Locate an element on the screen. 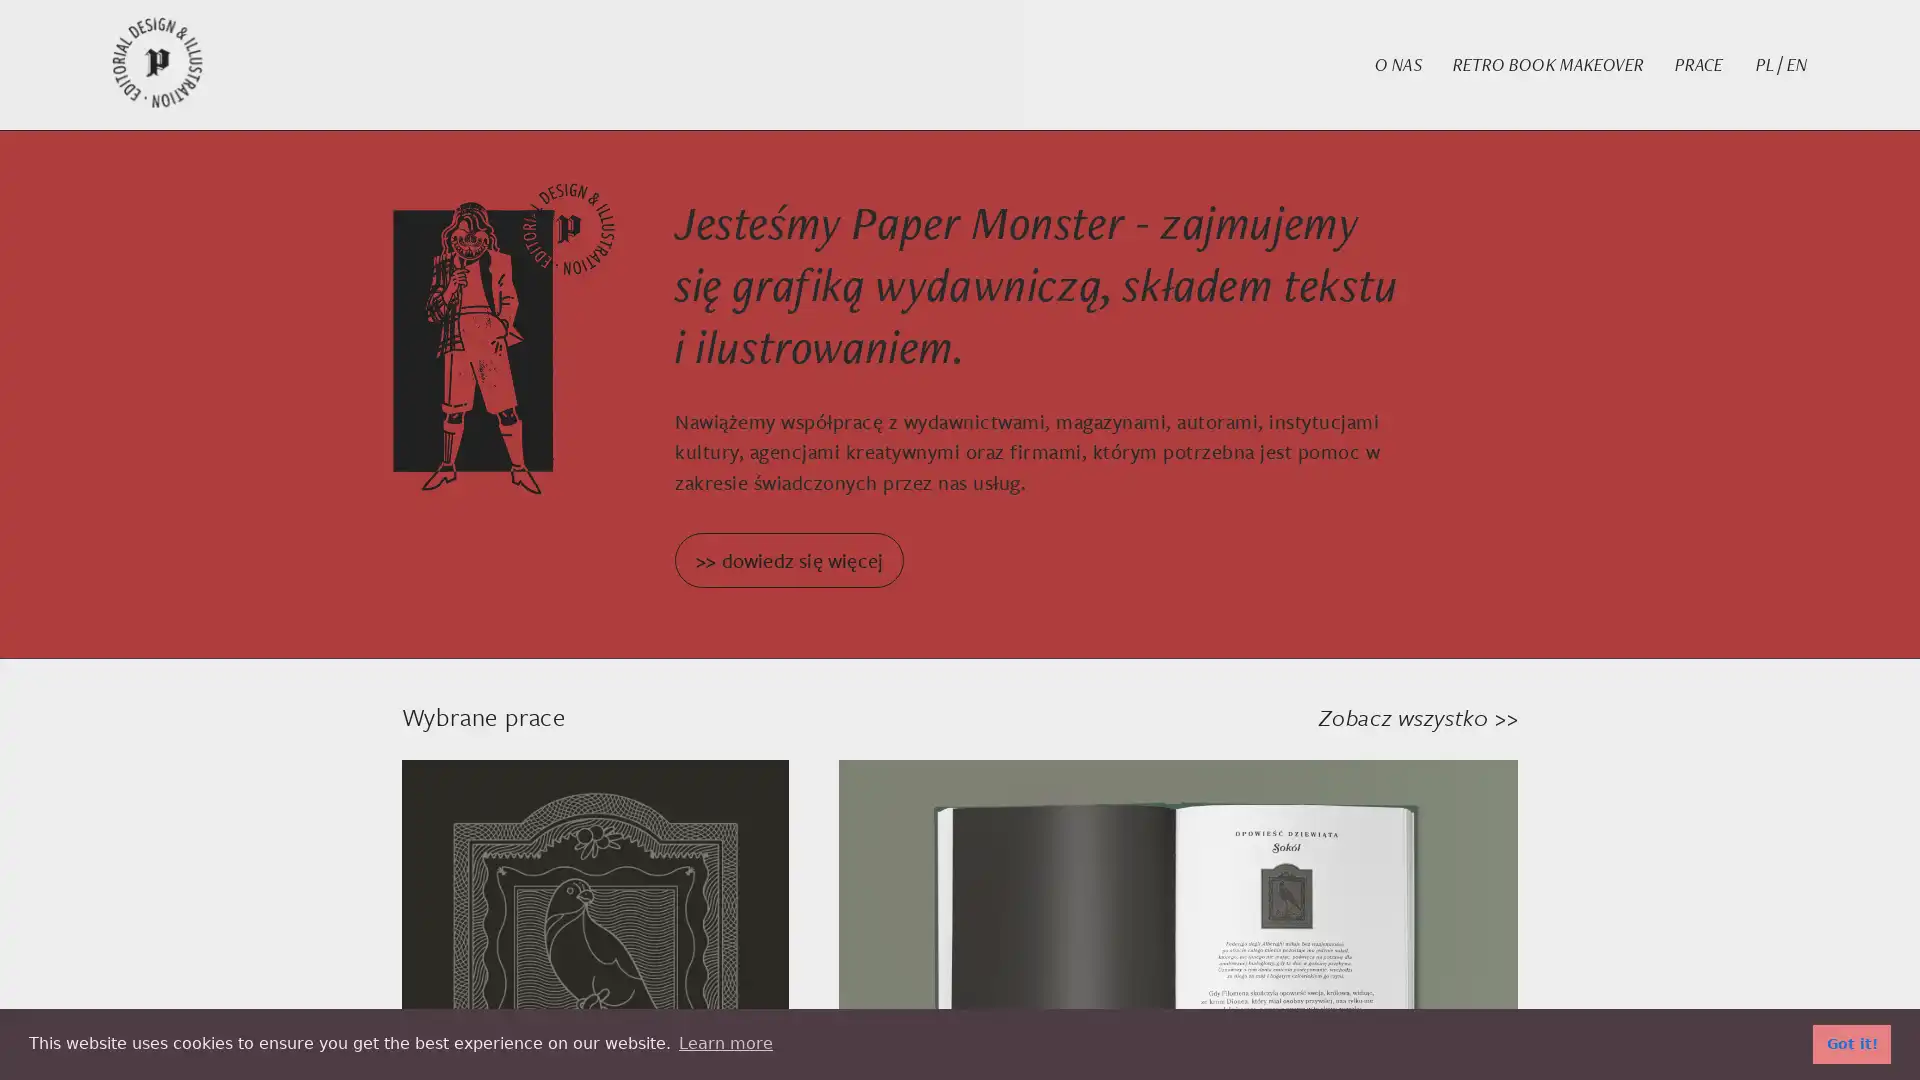 The width and height of the screenshot is (1920, 1080). learn more about cookies is located at coordinates (724, 1043).